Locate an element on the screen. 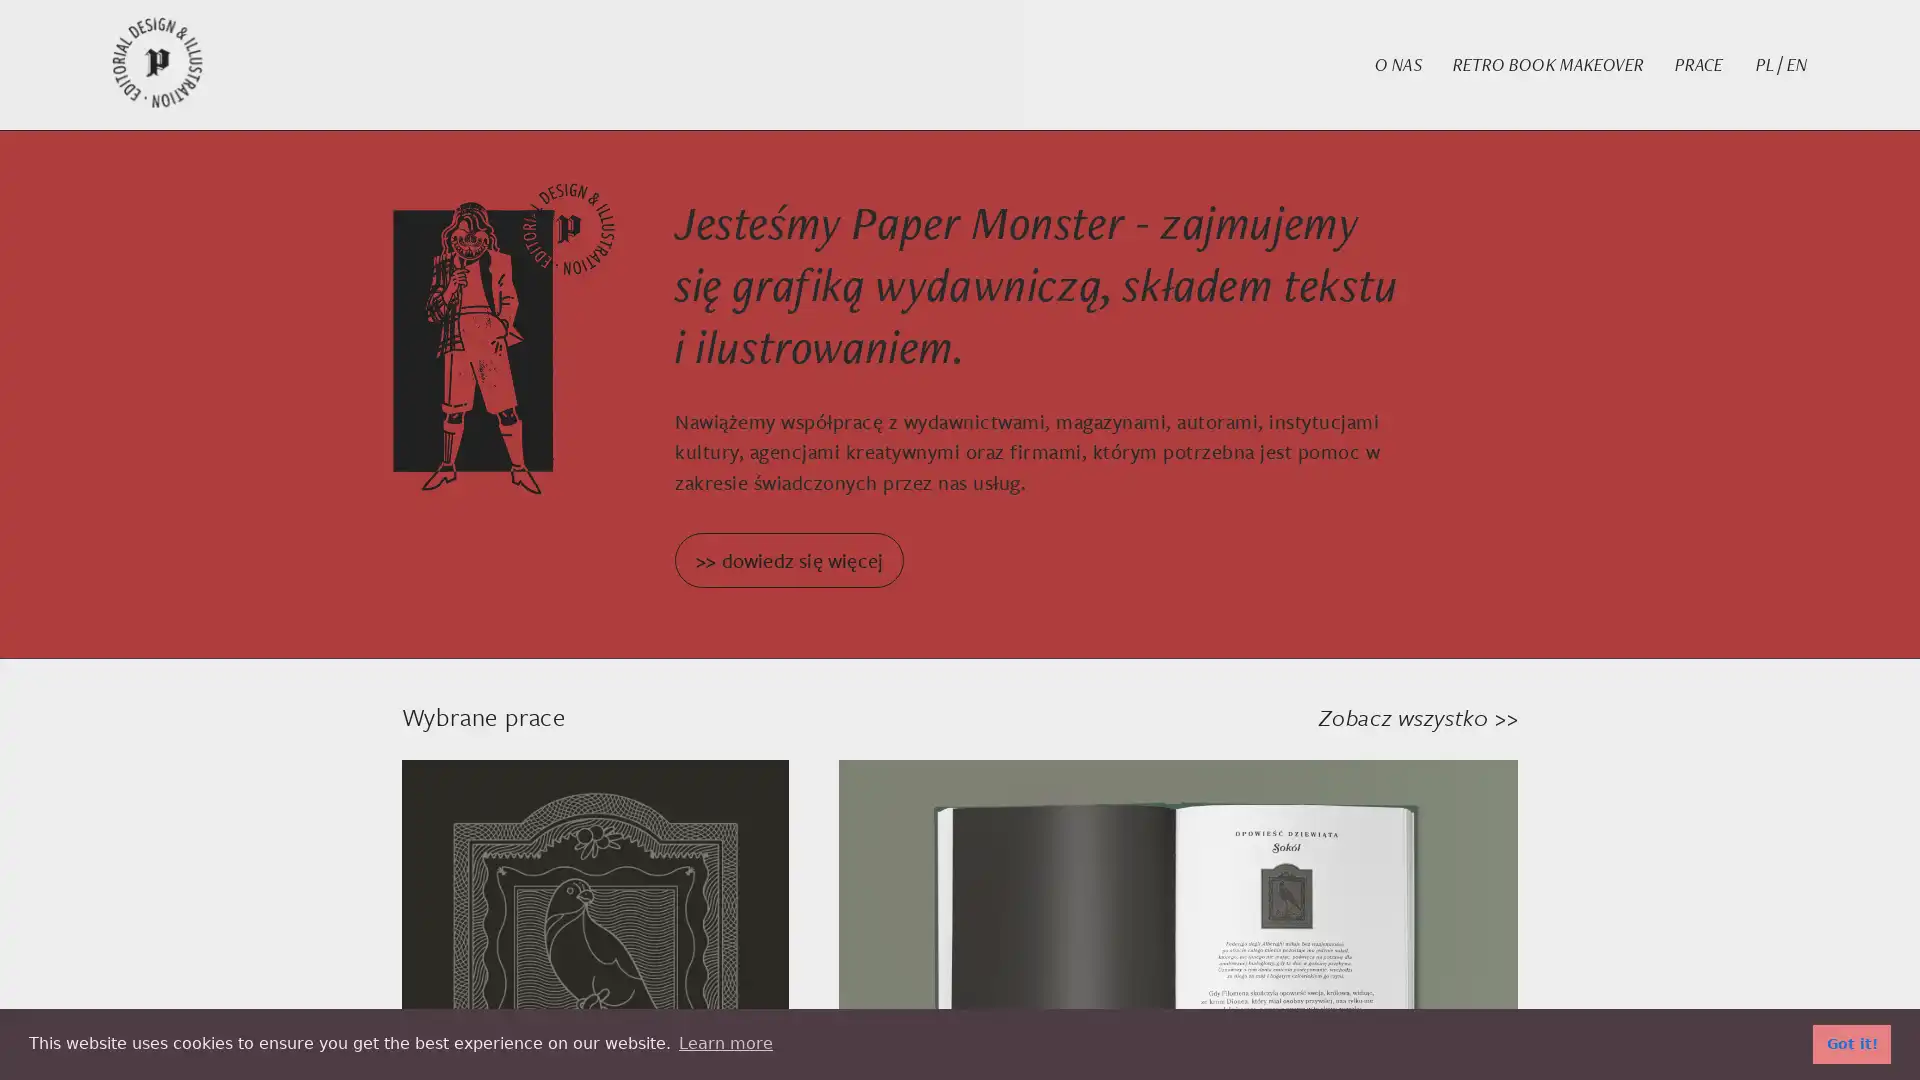 The width and height of the screenshot is (1920, 1080). learn more about cookies is located at coordinates (724, 1043).